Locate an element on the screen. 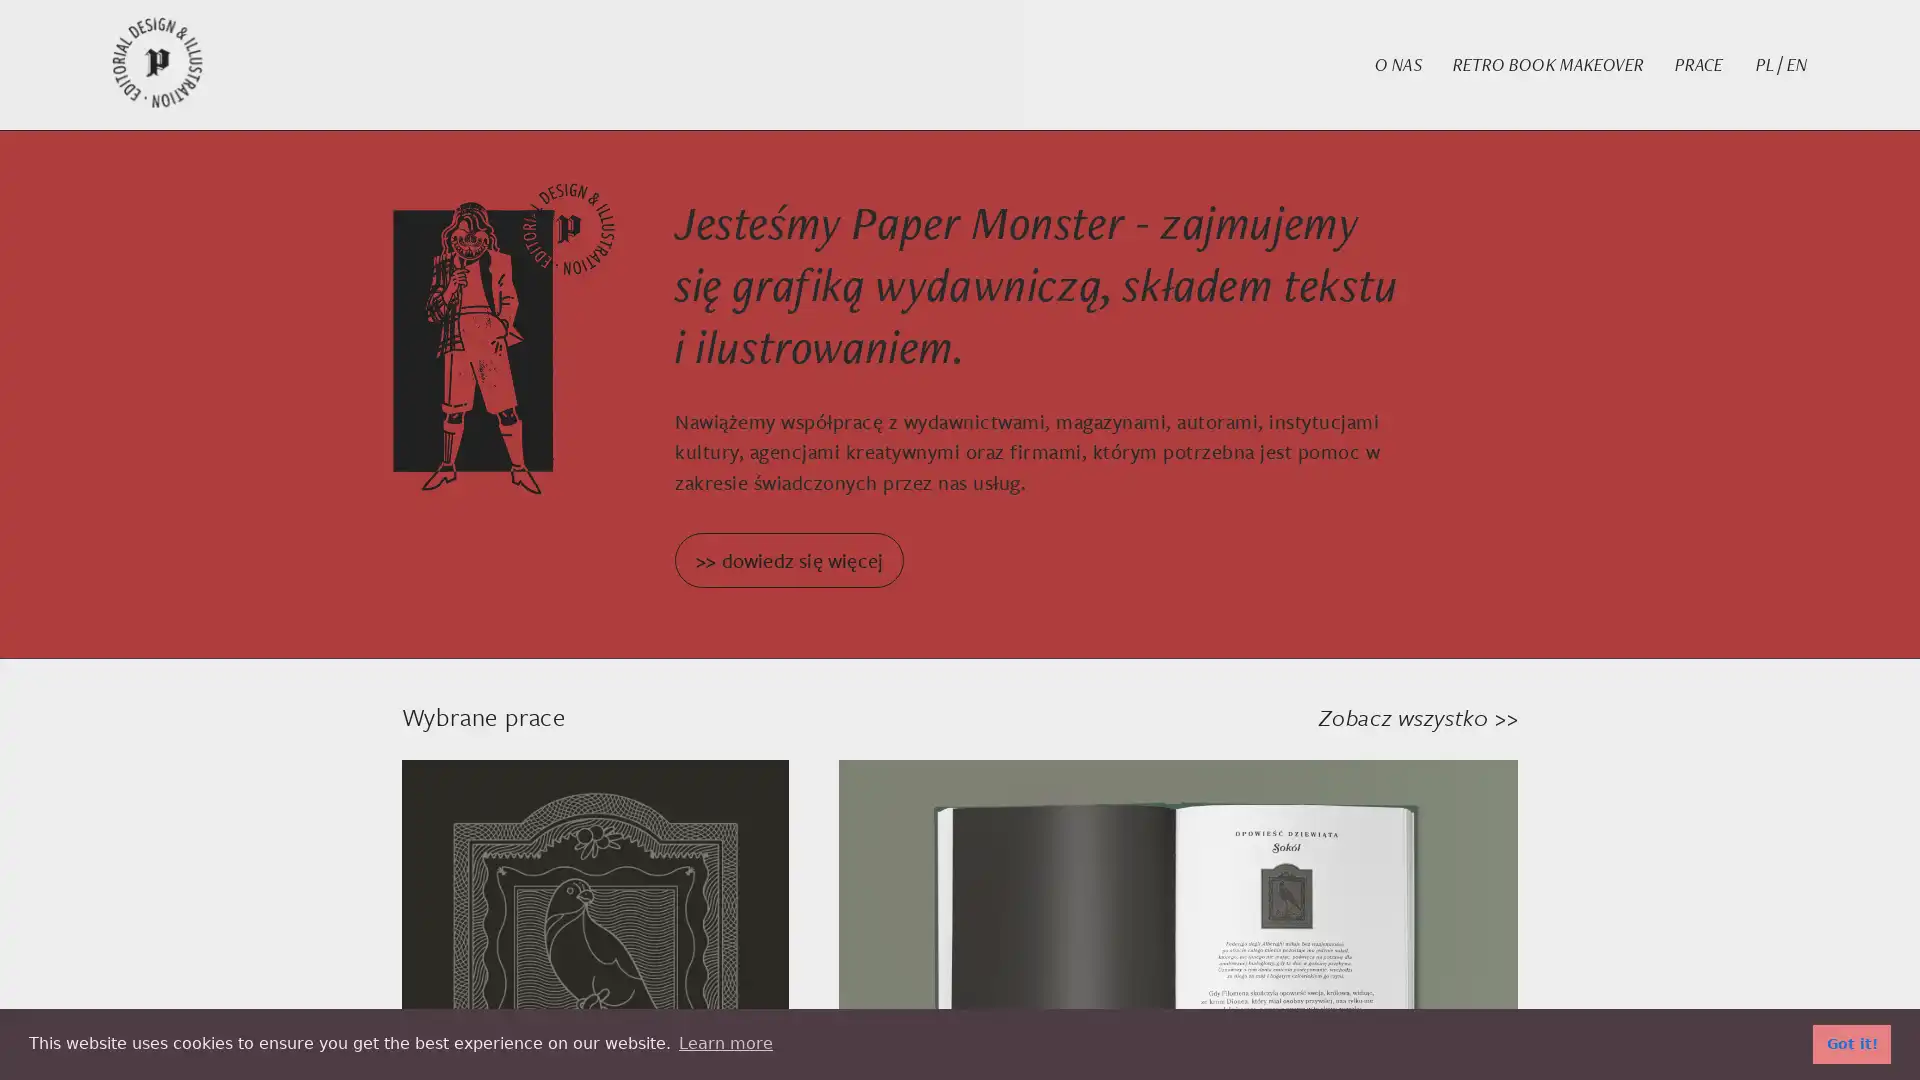 The width and height of the screenshot is (1920, 1080). learn more about cookies is located at coordinates (724, 1043).